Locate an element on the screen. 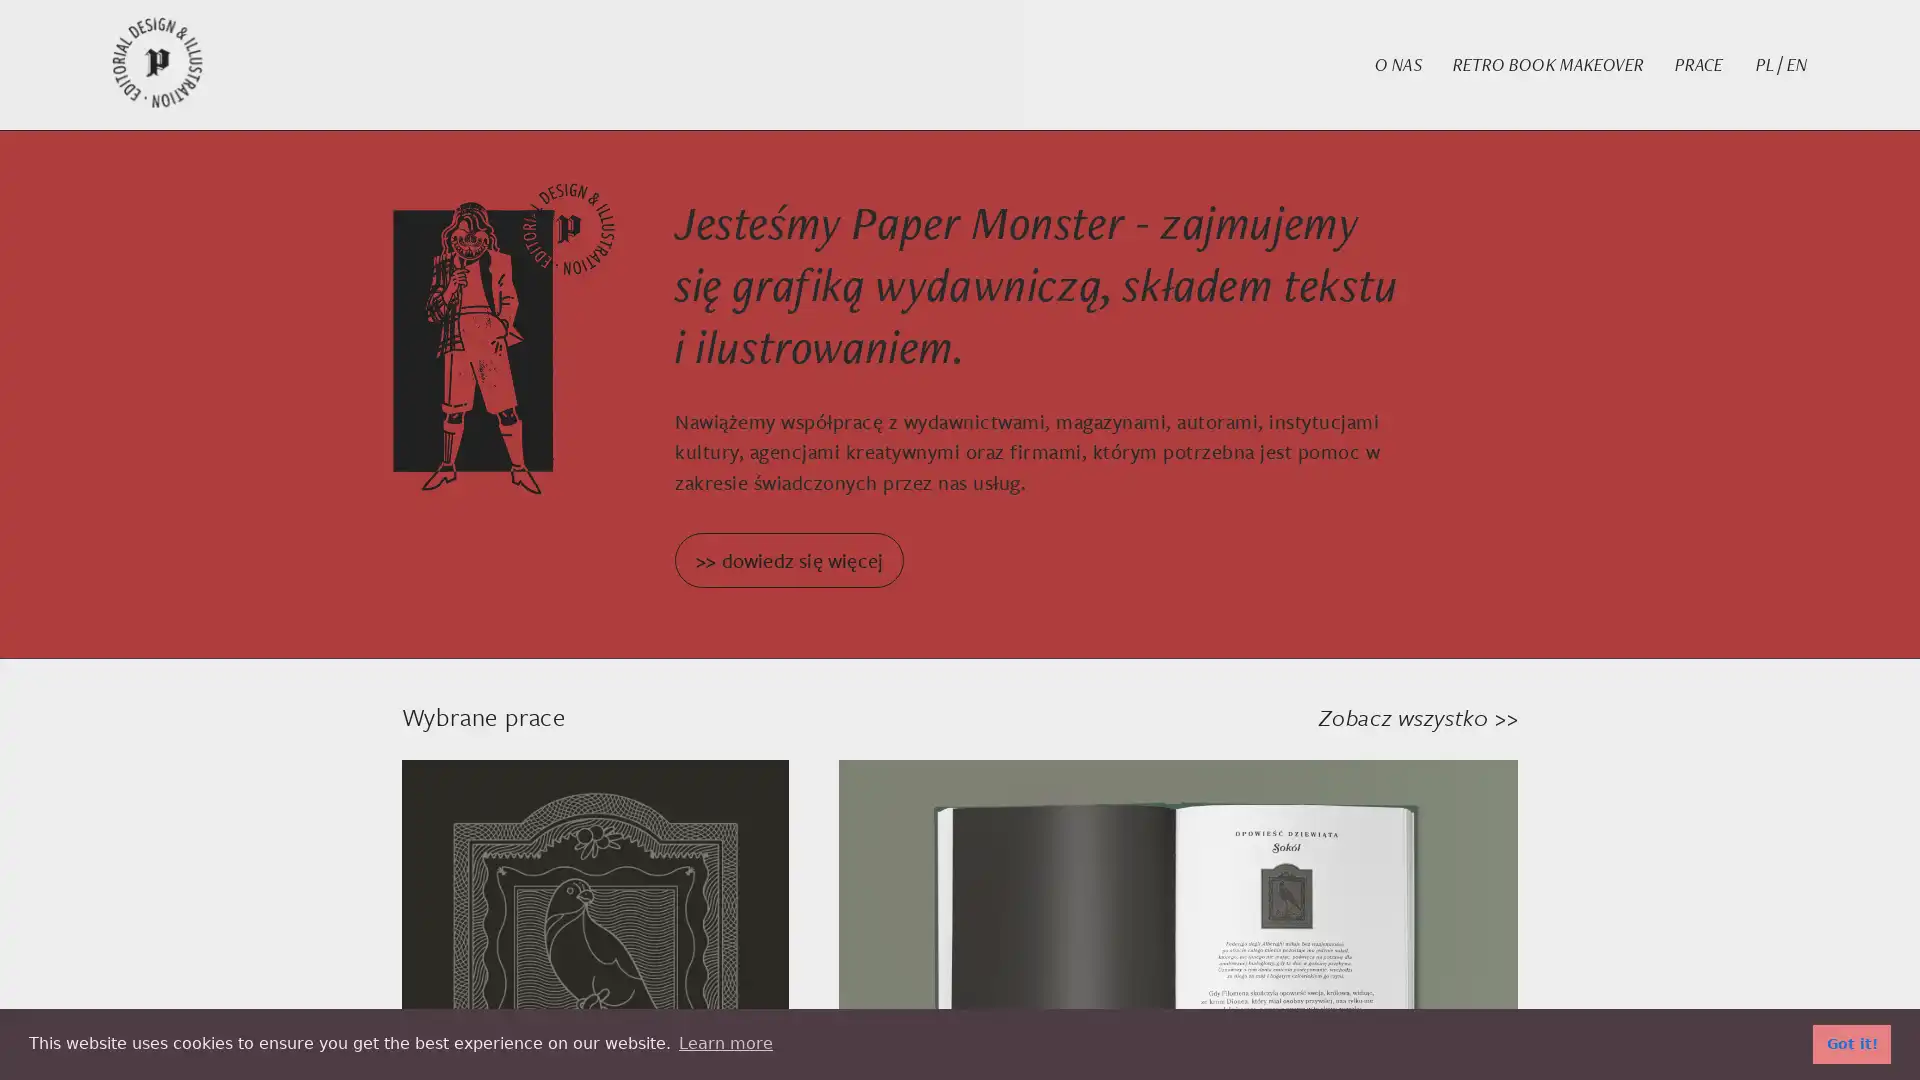 The width and height of the screenshot is (1920, 1080). learn more about cookies is located at coordinates (724, 1043).